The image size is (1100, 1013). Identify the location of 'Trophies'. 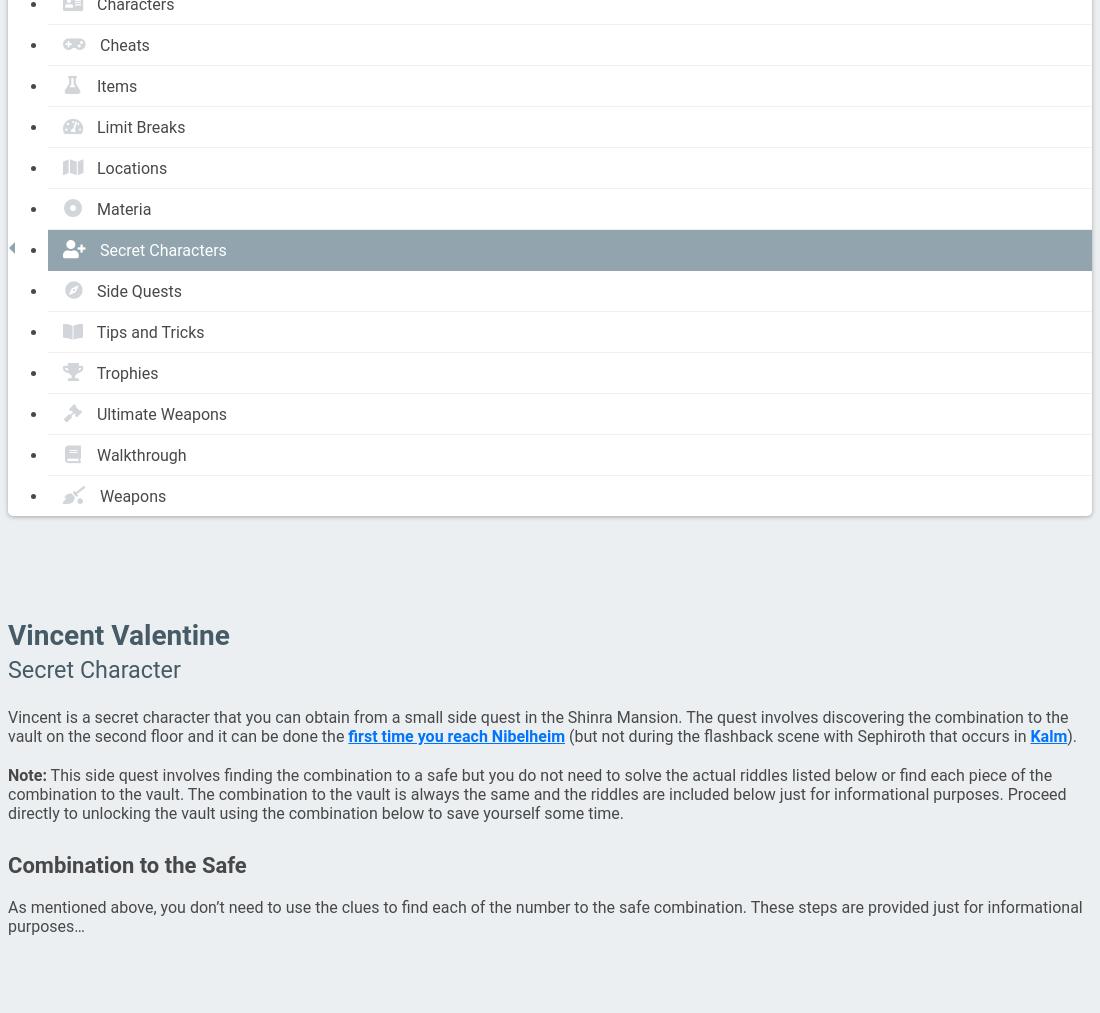
(96, 372).